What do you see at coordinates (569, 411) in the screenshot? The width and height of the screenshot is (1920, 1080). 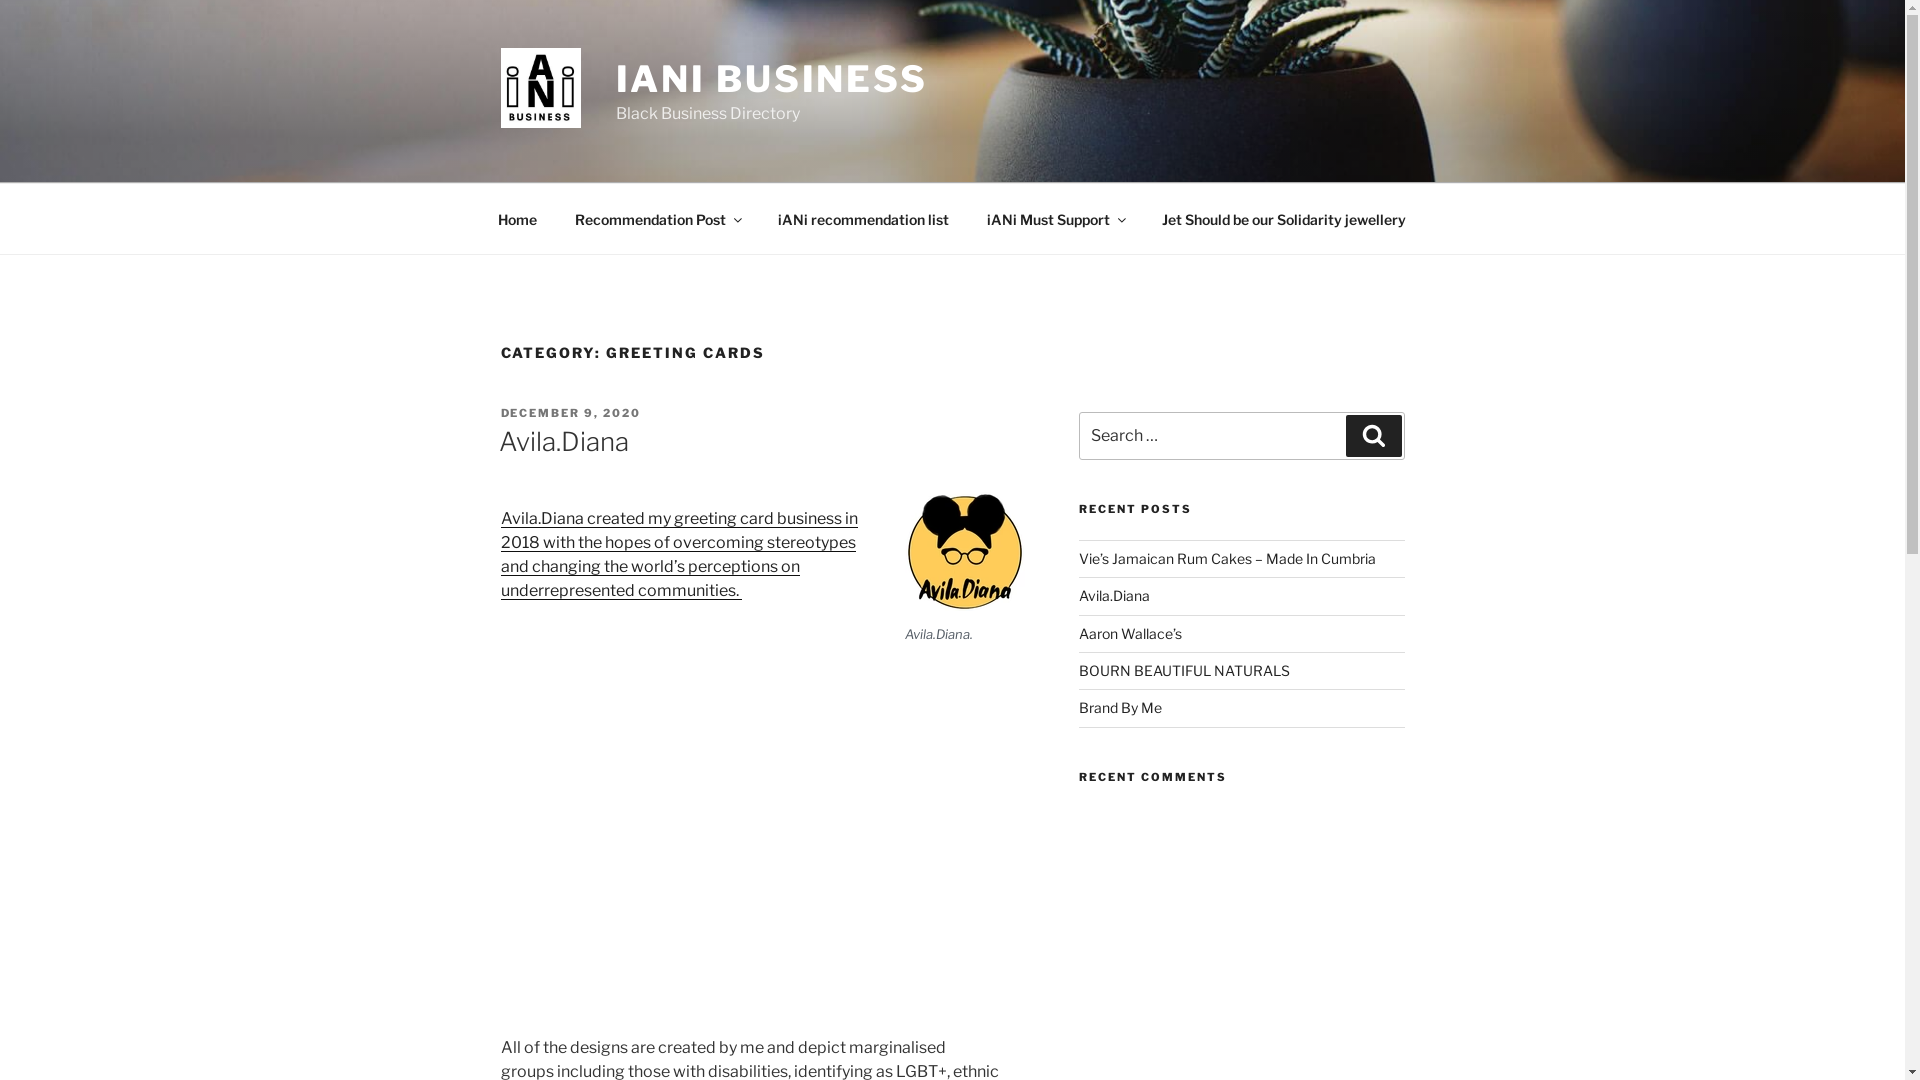 I see `'DECEMBER 9, 2020'` at bounding box center [569, 411].